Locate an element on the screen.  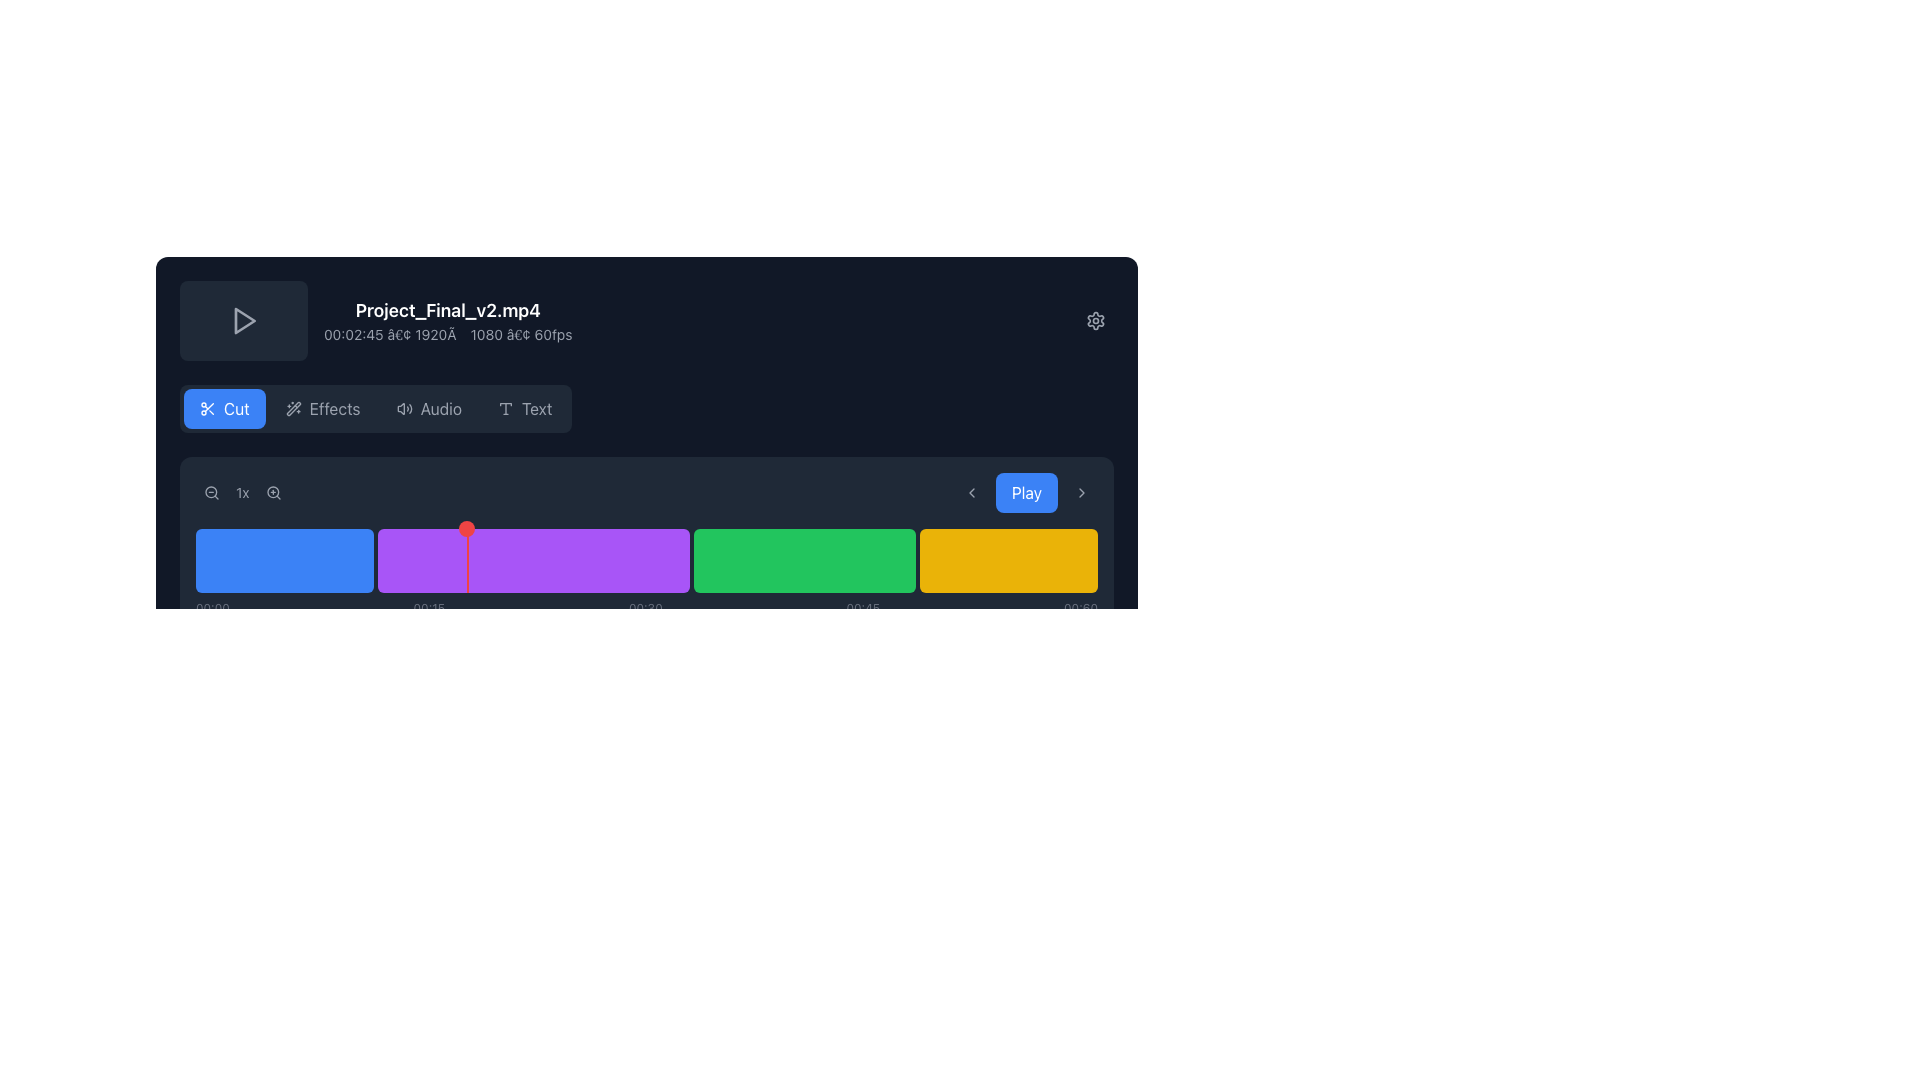
the zoom-in button located in the horizontal toolbar below the video player, adjacent to the '1x' text is located at coordinates (272, 493).